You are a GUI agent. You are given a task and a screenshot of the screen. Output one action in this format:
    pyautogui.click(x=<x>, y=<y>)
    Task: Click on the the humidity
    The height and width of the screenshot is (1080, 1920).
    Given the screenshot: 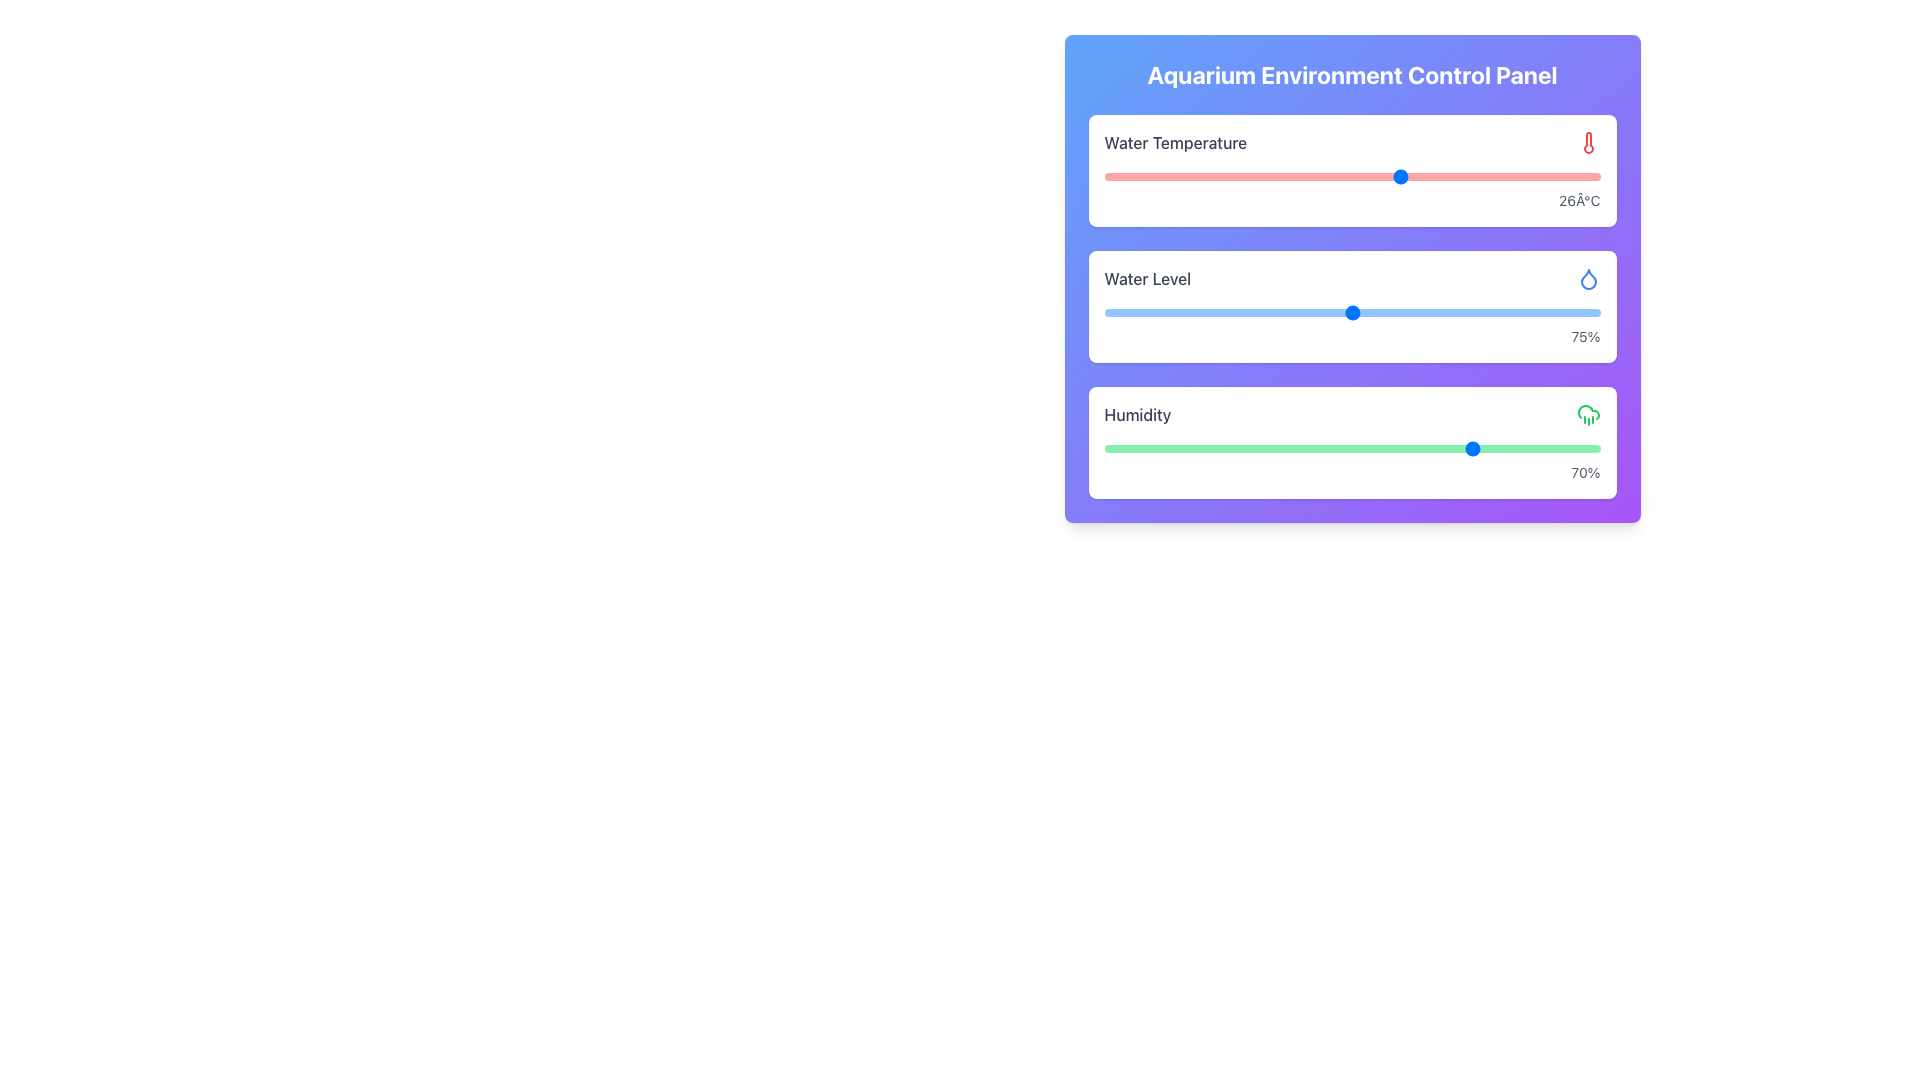 What is the action you would take?
    pyautogui.click(x=1363, y=447)
    